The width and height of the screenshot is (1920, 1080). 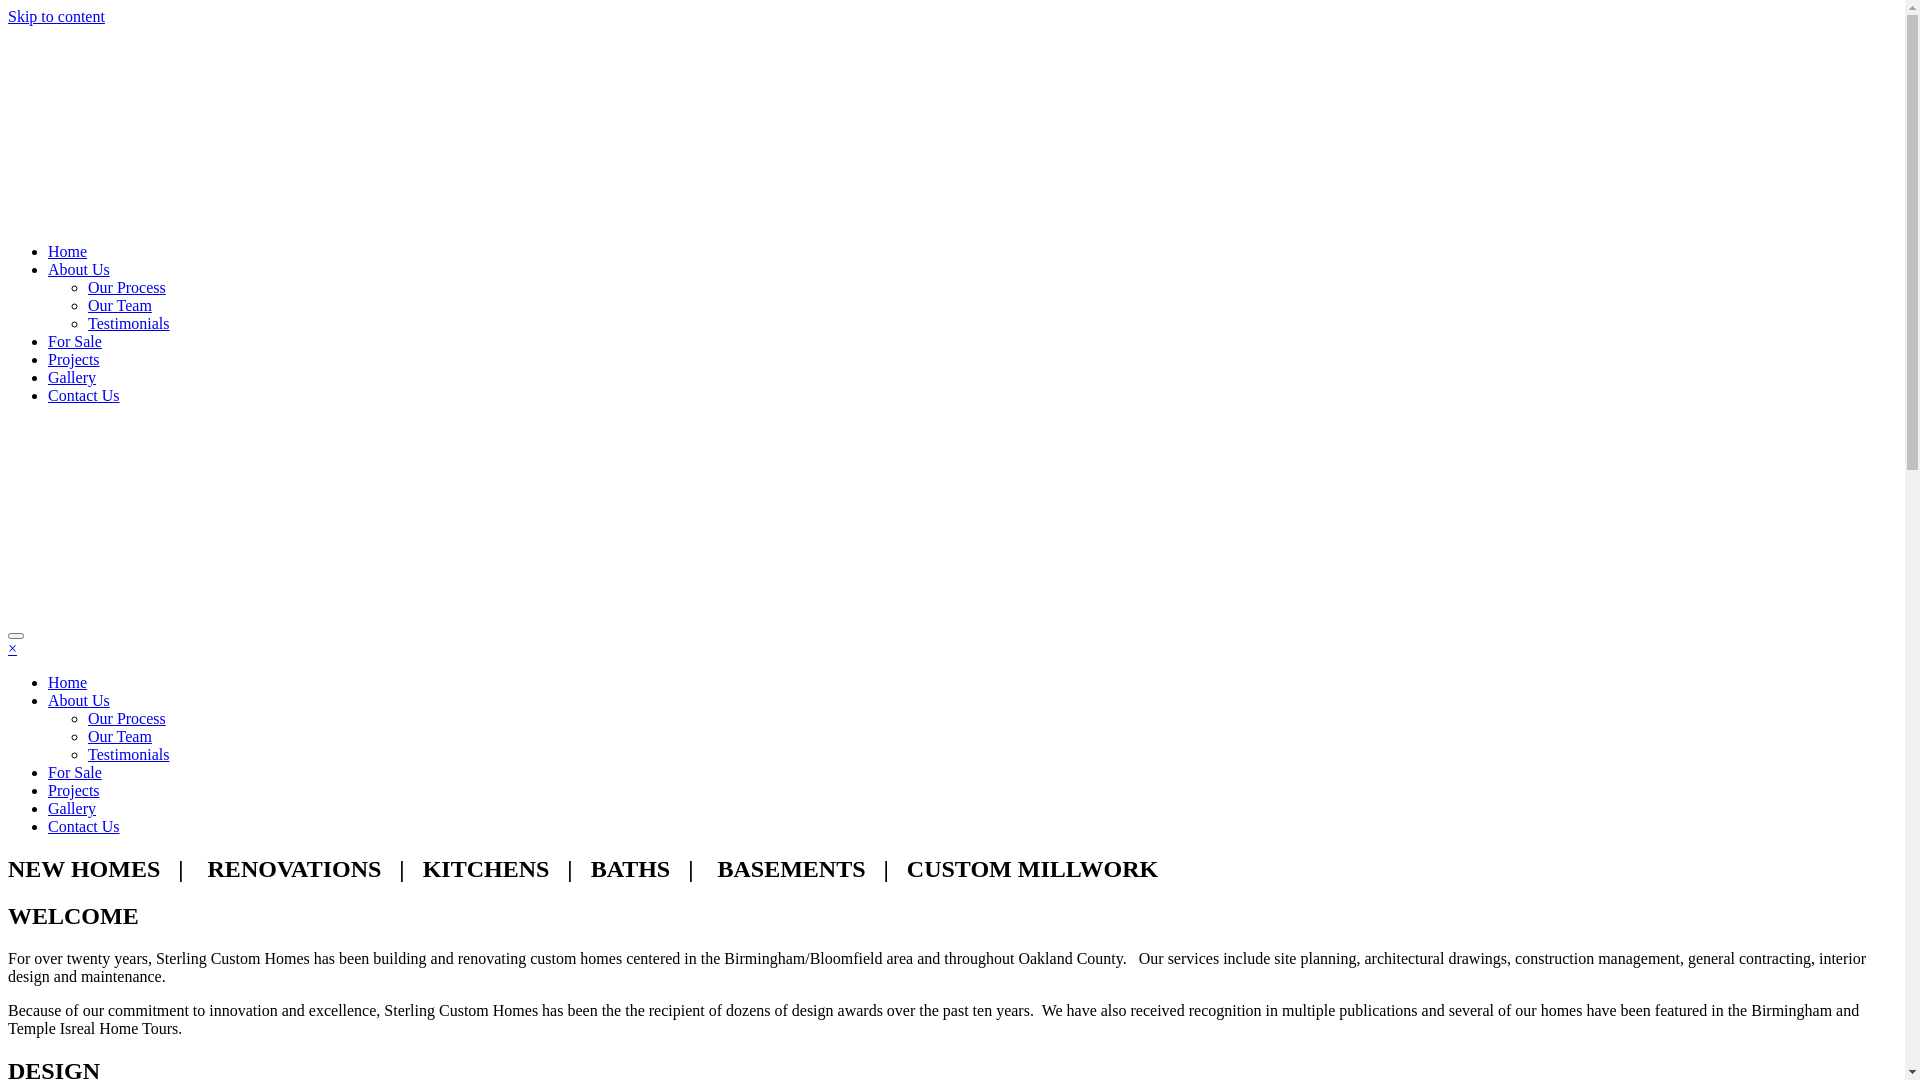 I want to click on 'For Sale', so click(x=75, y=771).